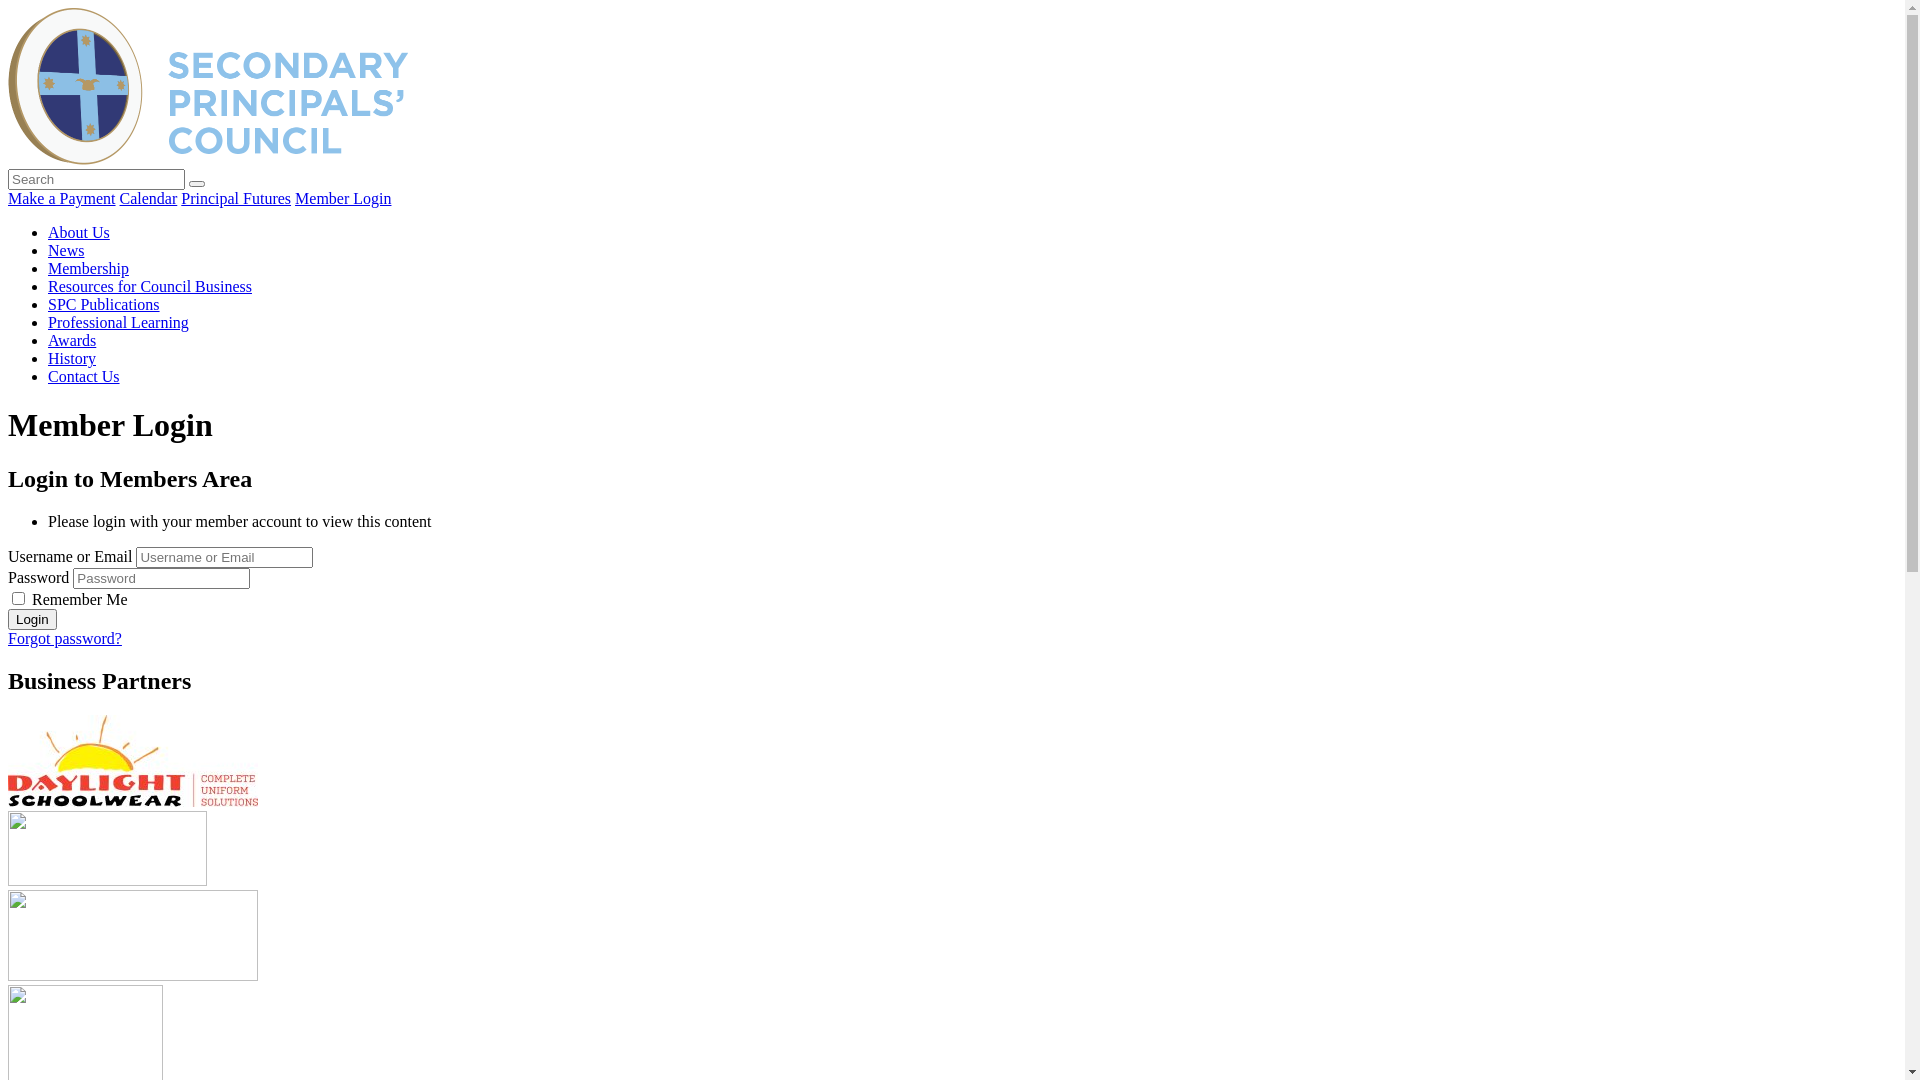 Image resolution: width=1920 pixels, height=1080 pixels. What do you see at coordinates (87, 267) in the screenshot?
I see `'Membership'` at bounding box center [87, 267].